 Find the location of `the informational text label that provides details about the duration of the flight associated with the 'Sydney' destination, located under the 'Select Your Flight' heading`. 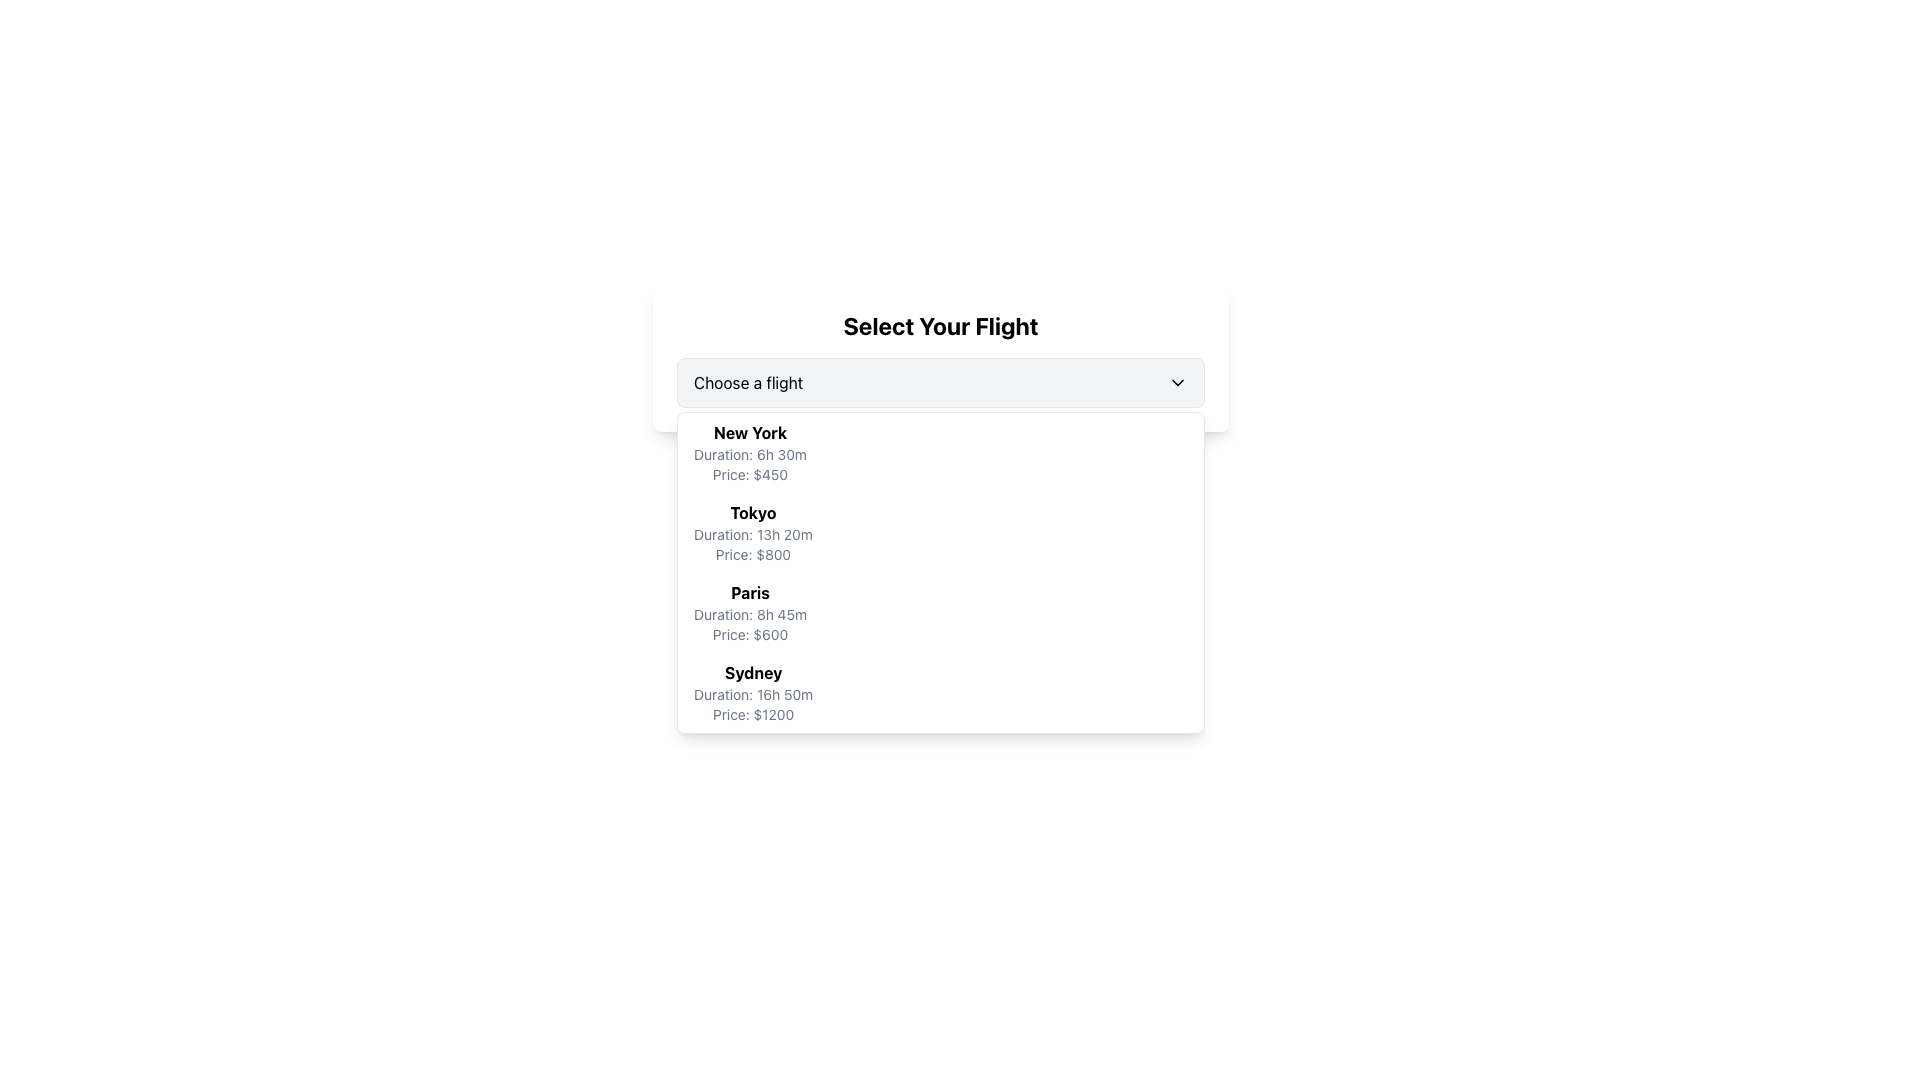

the informational text label that provides details about the duration of the flight associated with the 'Sydney' destination, located under the 'Select Your Flight' heading is located at coordinates (752, 693).